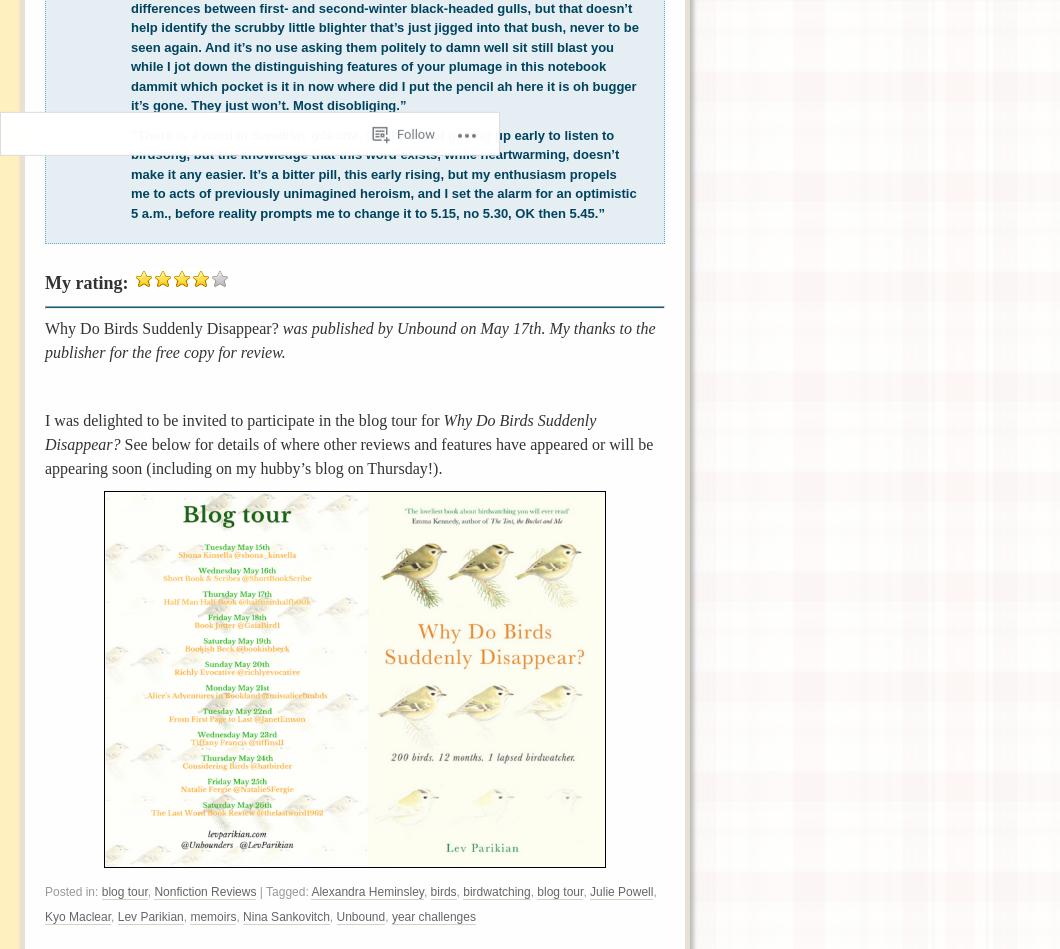 Image resolution: width=1060 pixels, height=949 pixels. Describe the element at coordinates (73, 890) in the screenshot. I see `'Posted in:'` at that location.